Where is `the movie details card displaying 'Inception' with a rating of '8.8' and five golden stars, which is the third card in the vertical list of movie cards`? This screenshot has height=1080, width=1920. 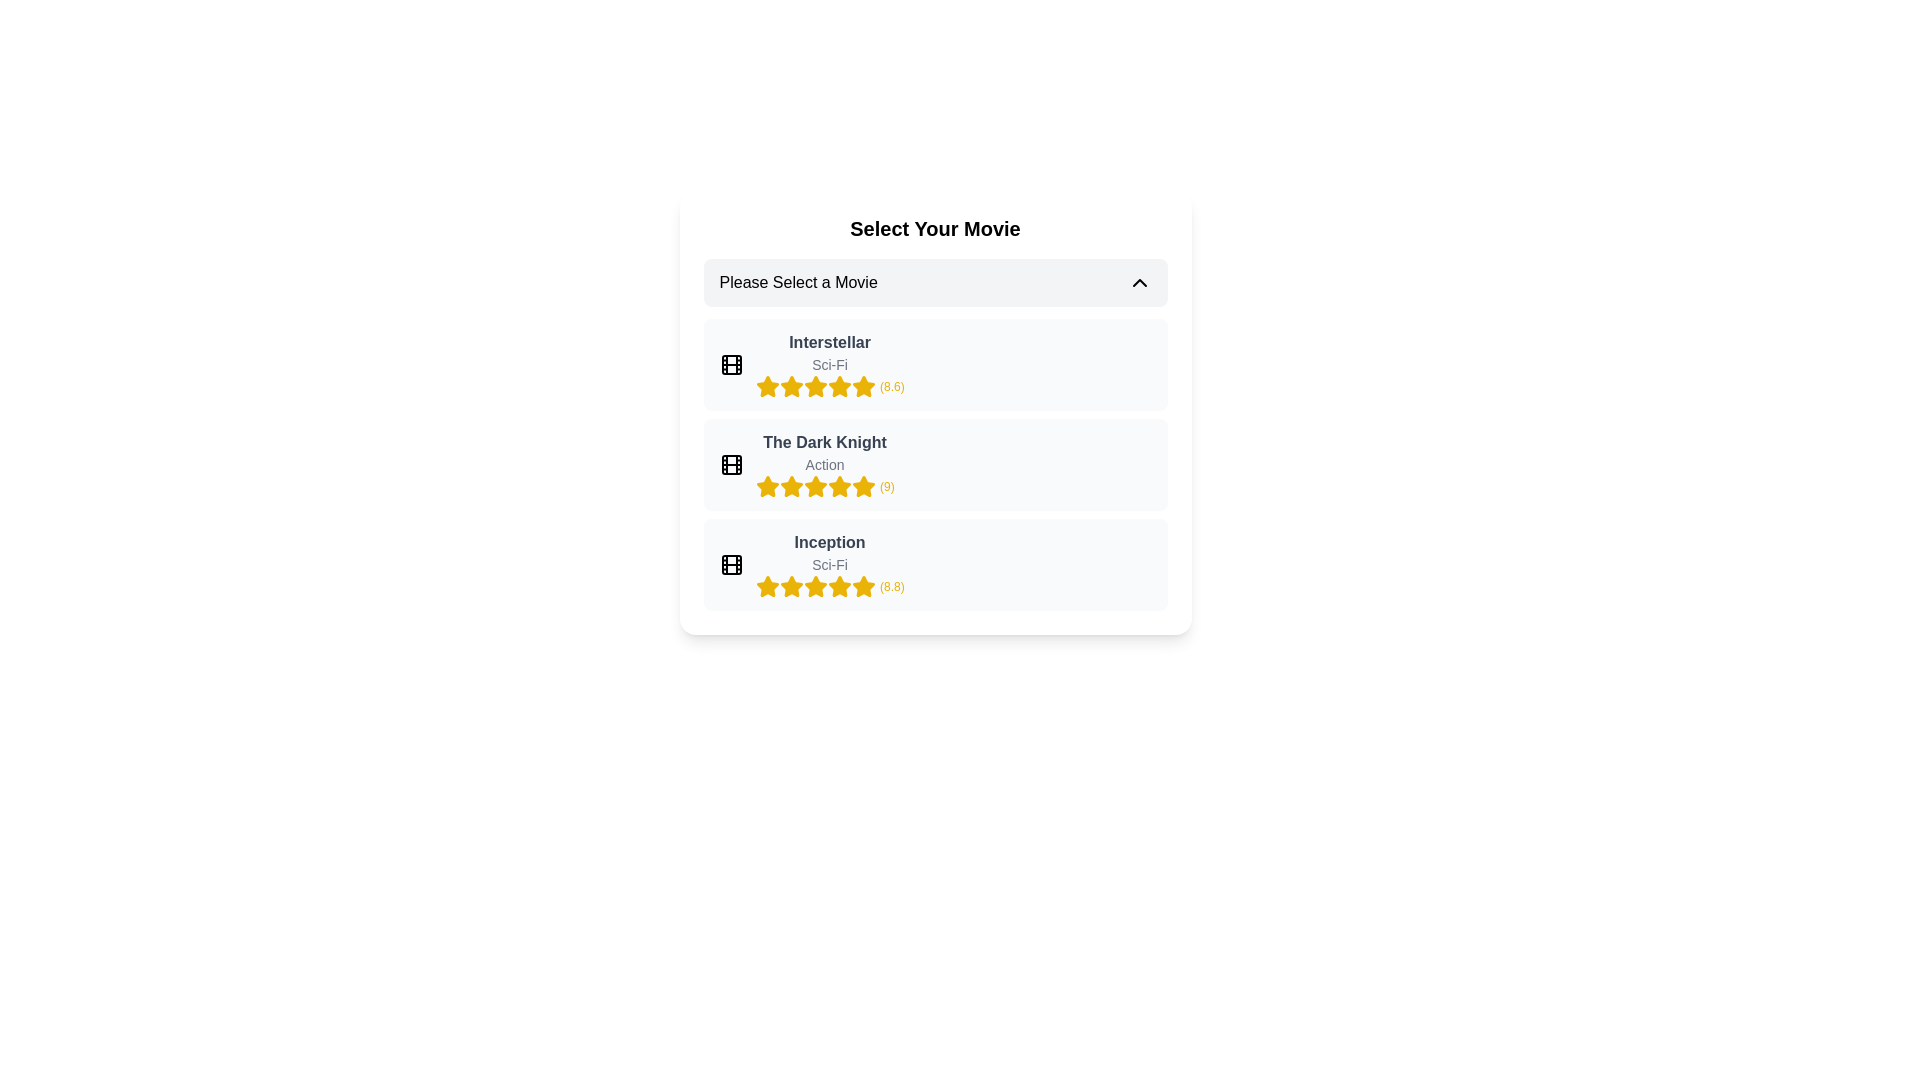 the movie details card displaying 'Inception' with a rating of '8.8' and five golden stars, which is the third card in the vertical list of movie cards is located at coordinates (934, 564).